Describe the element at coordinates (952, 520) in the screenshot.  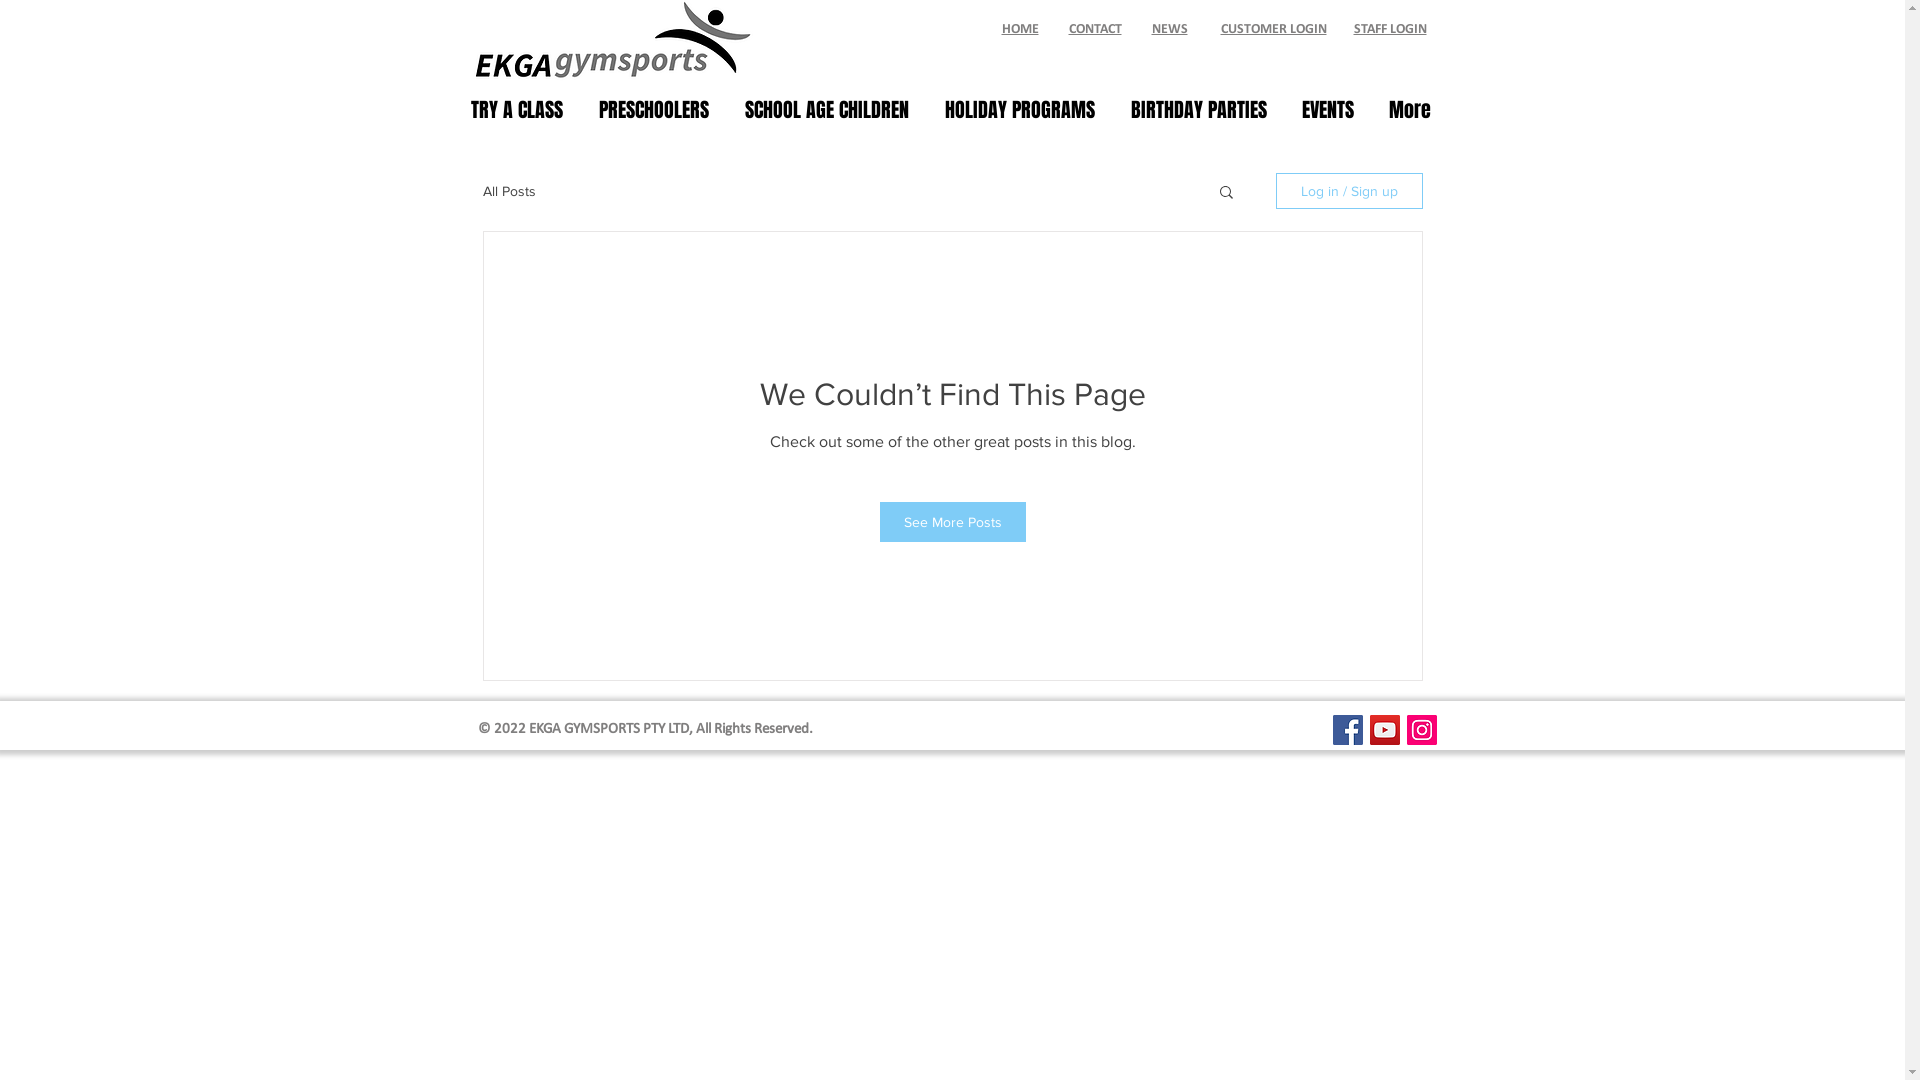
I see `'See More Posts'` at that location.